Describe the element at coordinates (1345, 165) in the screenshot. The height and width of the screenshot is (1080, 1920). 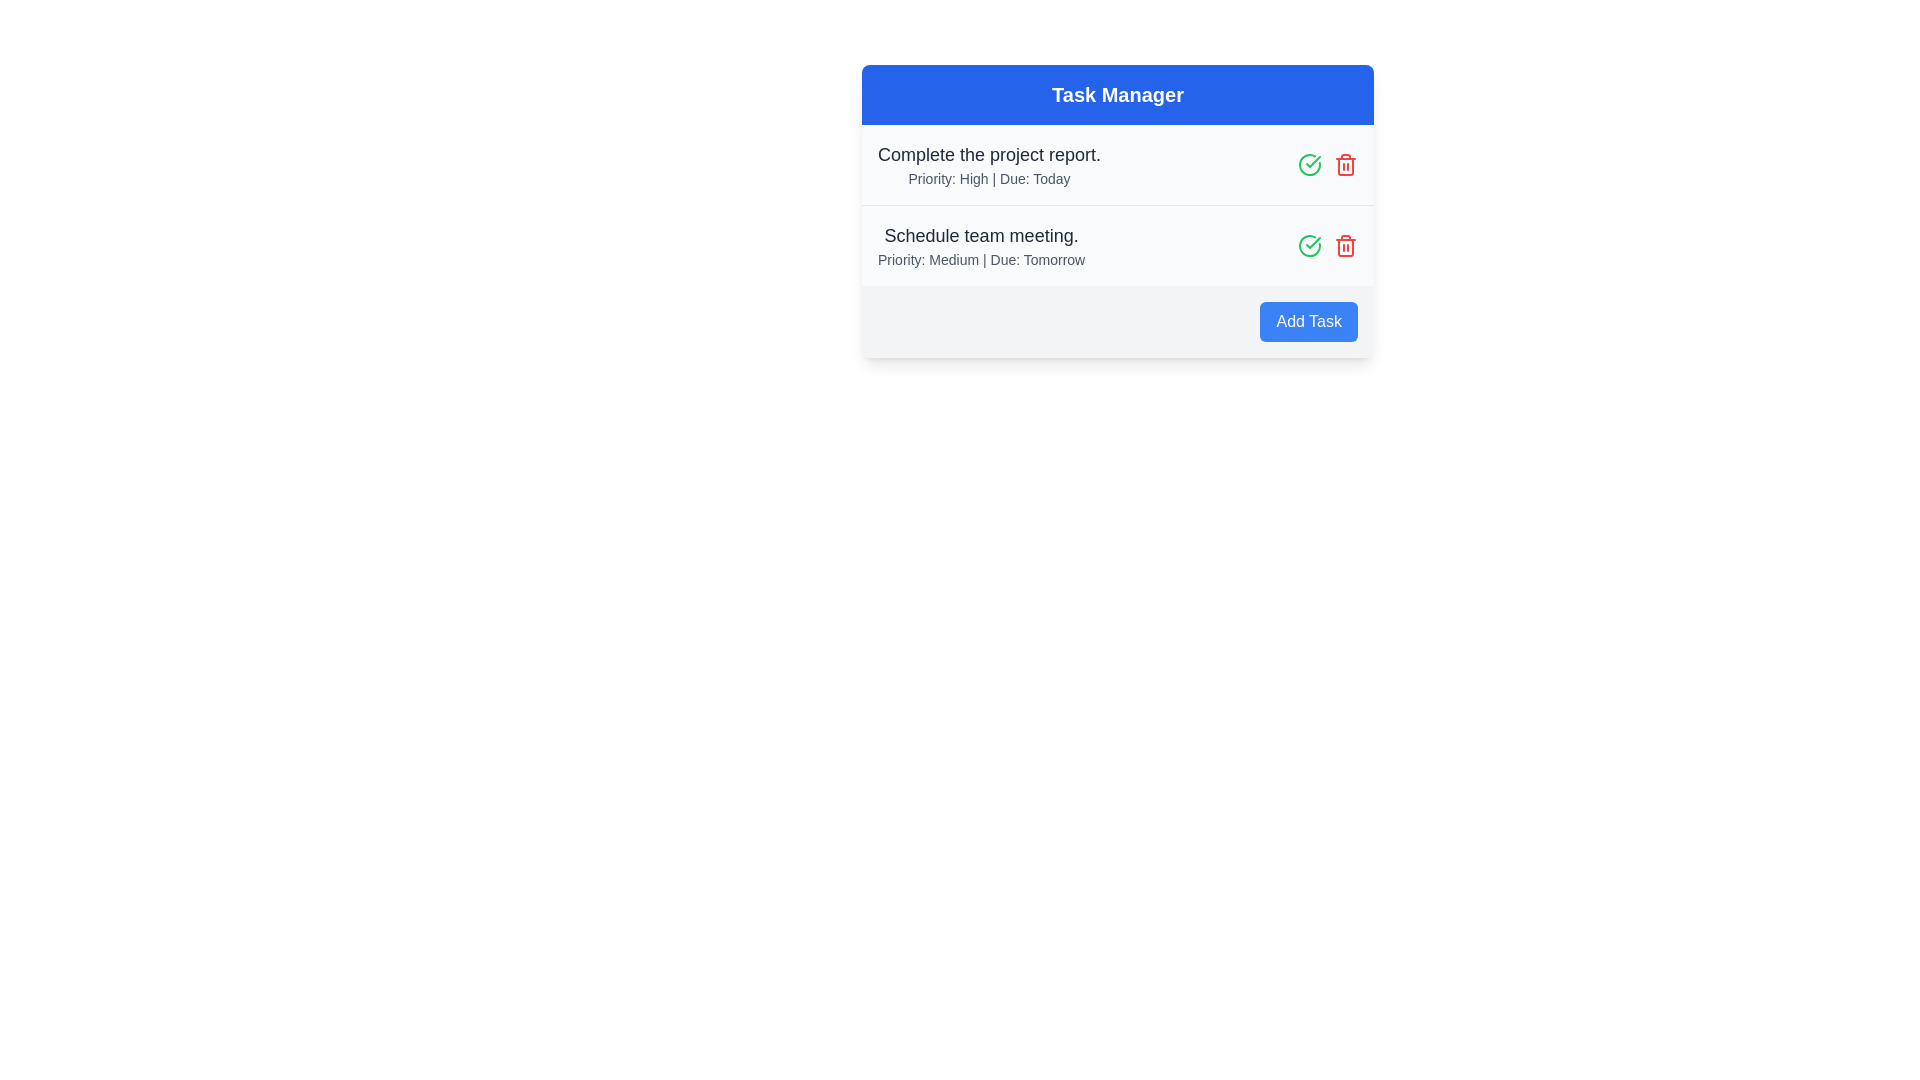
I see `the trash bin icon component representing the delete functionality next to the 'Schedule team meeting' task in the Task Manager interface` at that location.